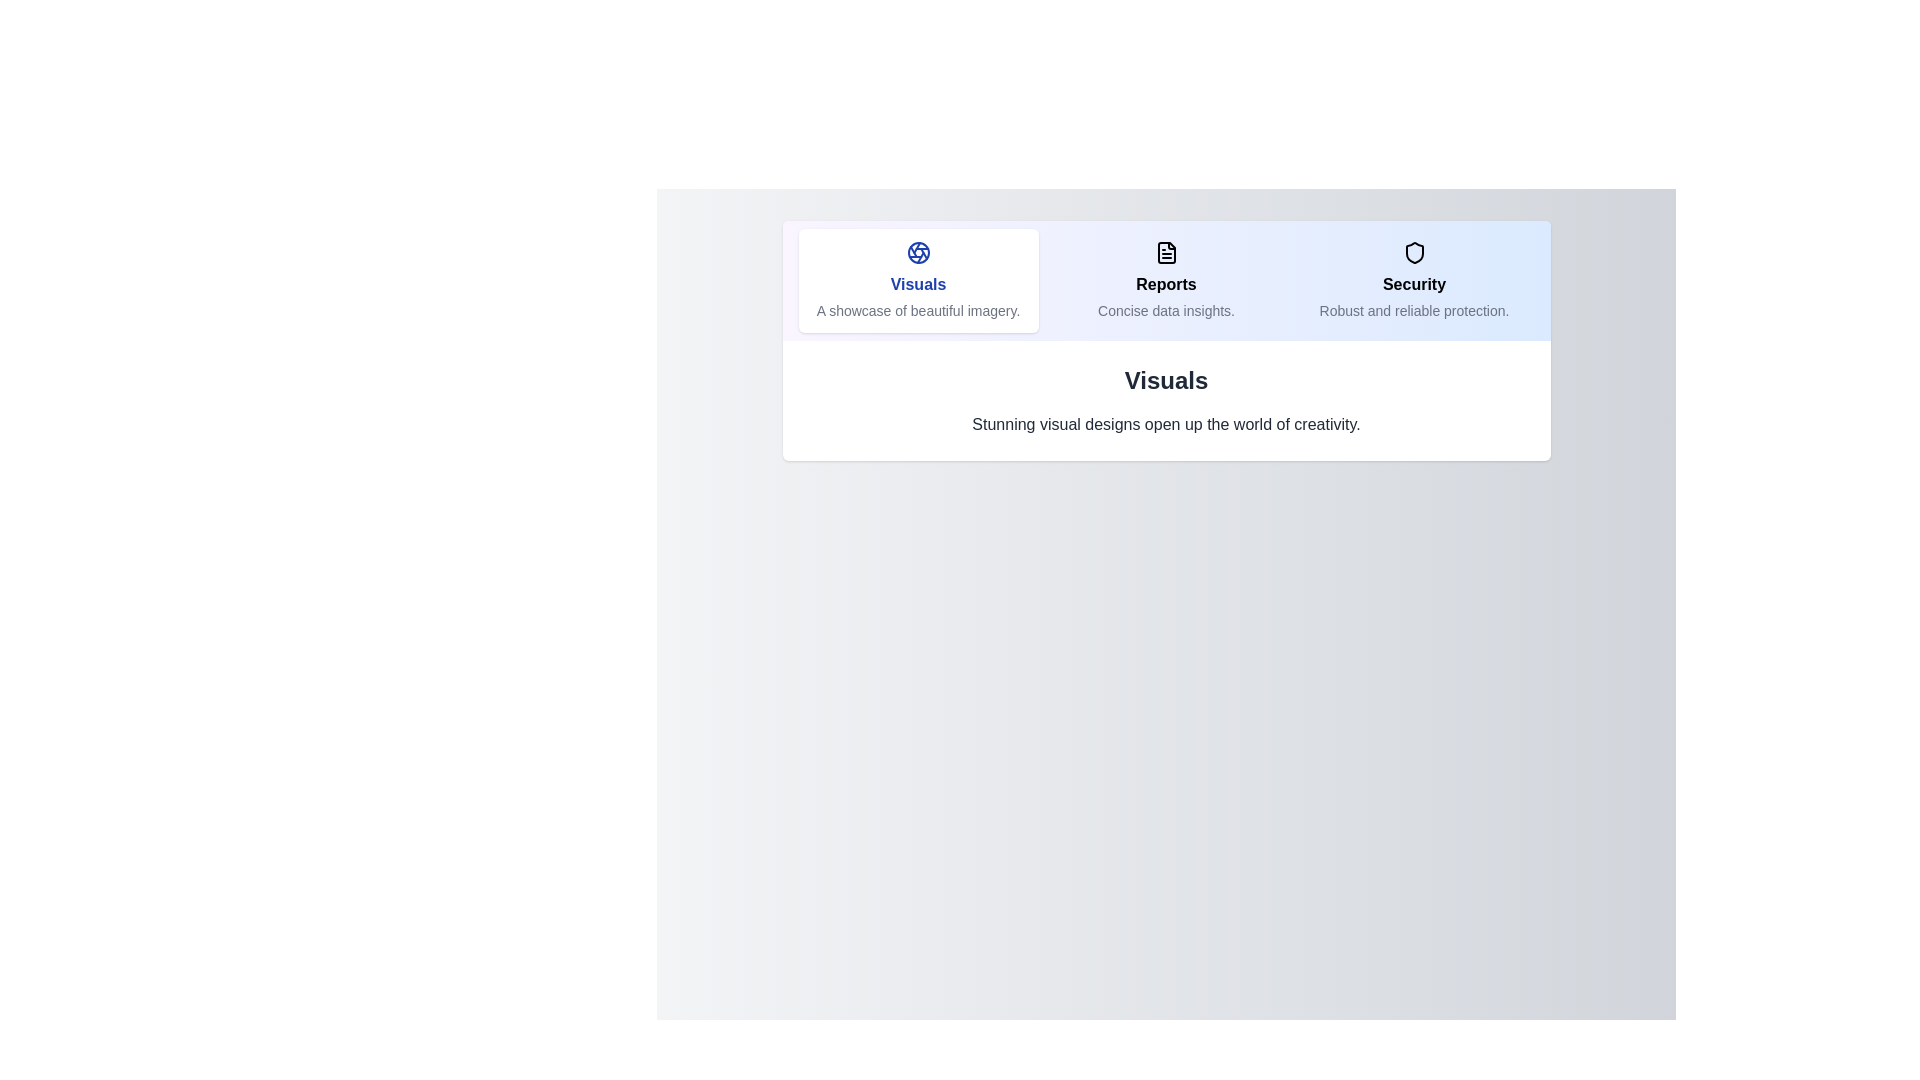  I want to click on the Visuals tab to view its content, so click(917, 281).